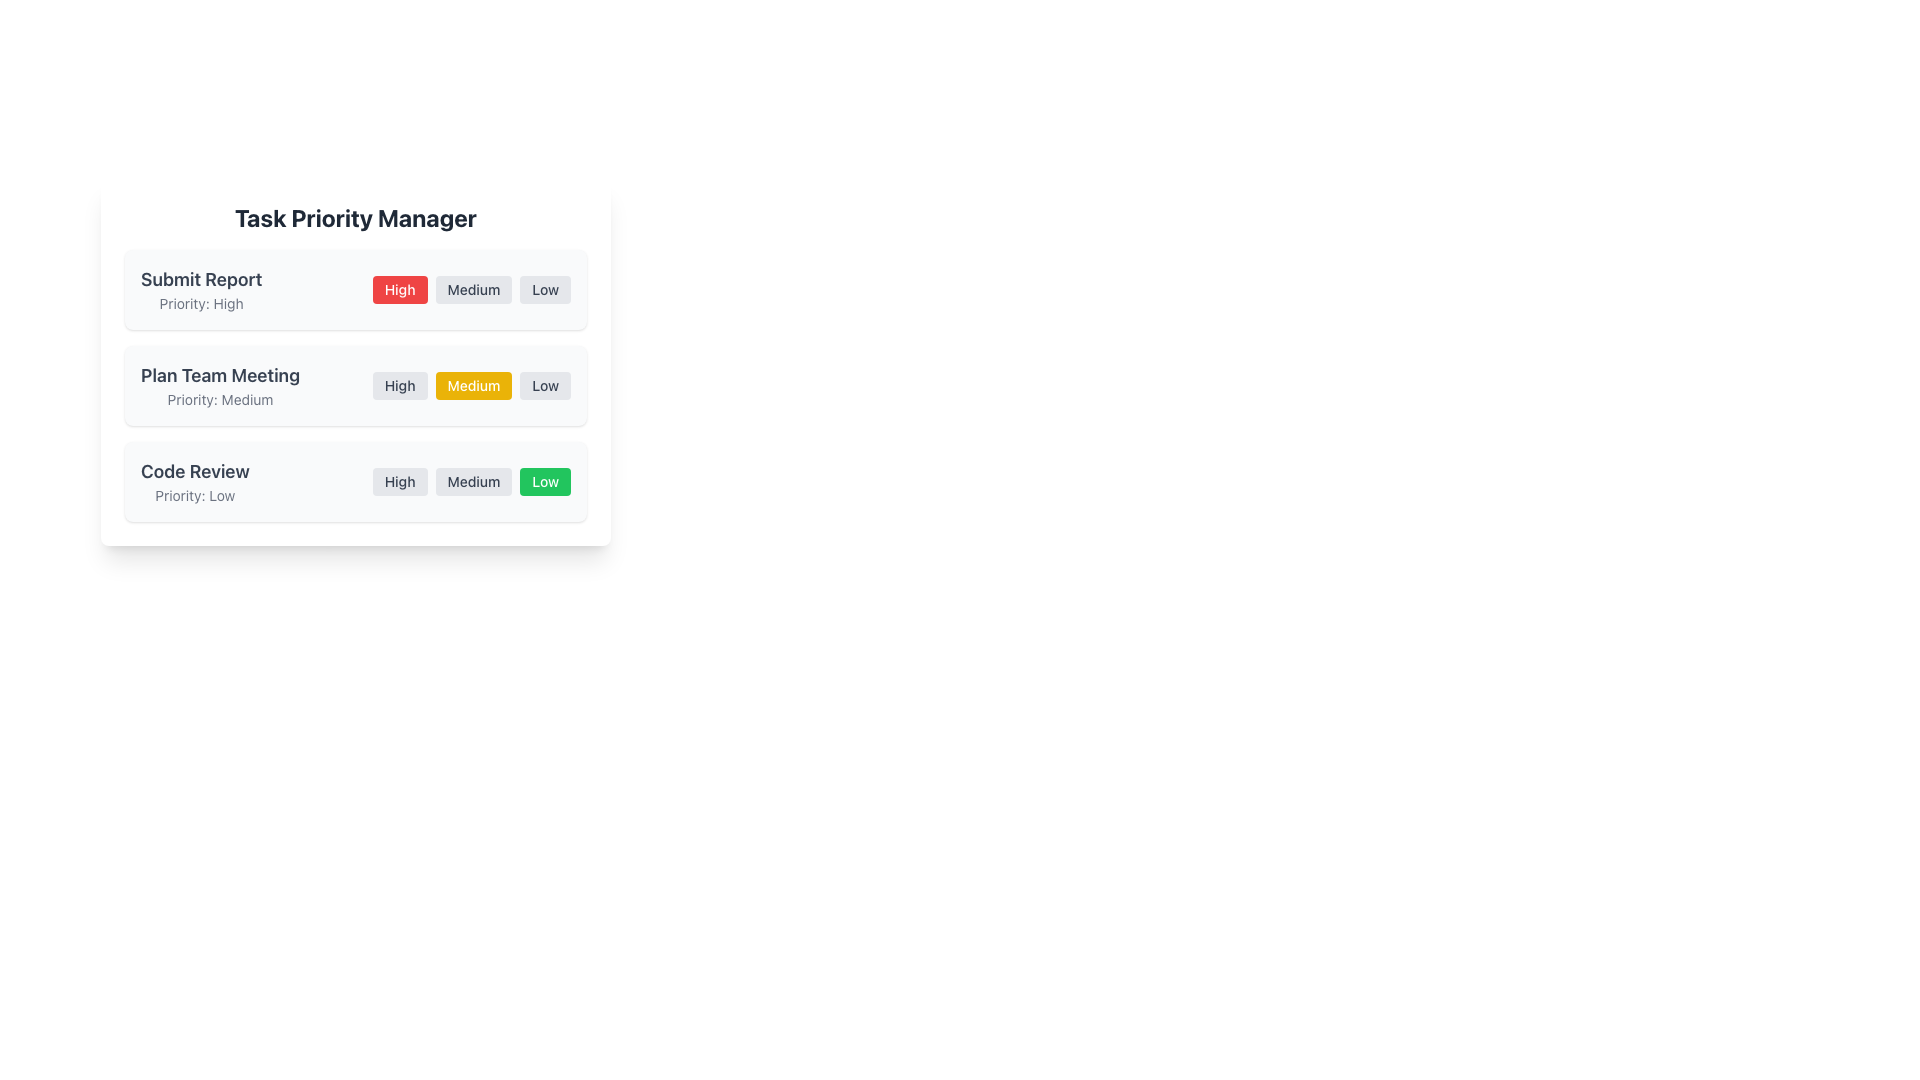 The width and height of the screenshot is (1920, 1080). I want to click on the 'Low' priority button located in the third row of the 'Code Review' section to set low priority for the associated task, so click(470, 482).